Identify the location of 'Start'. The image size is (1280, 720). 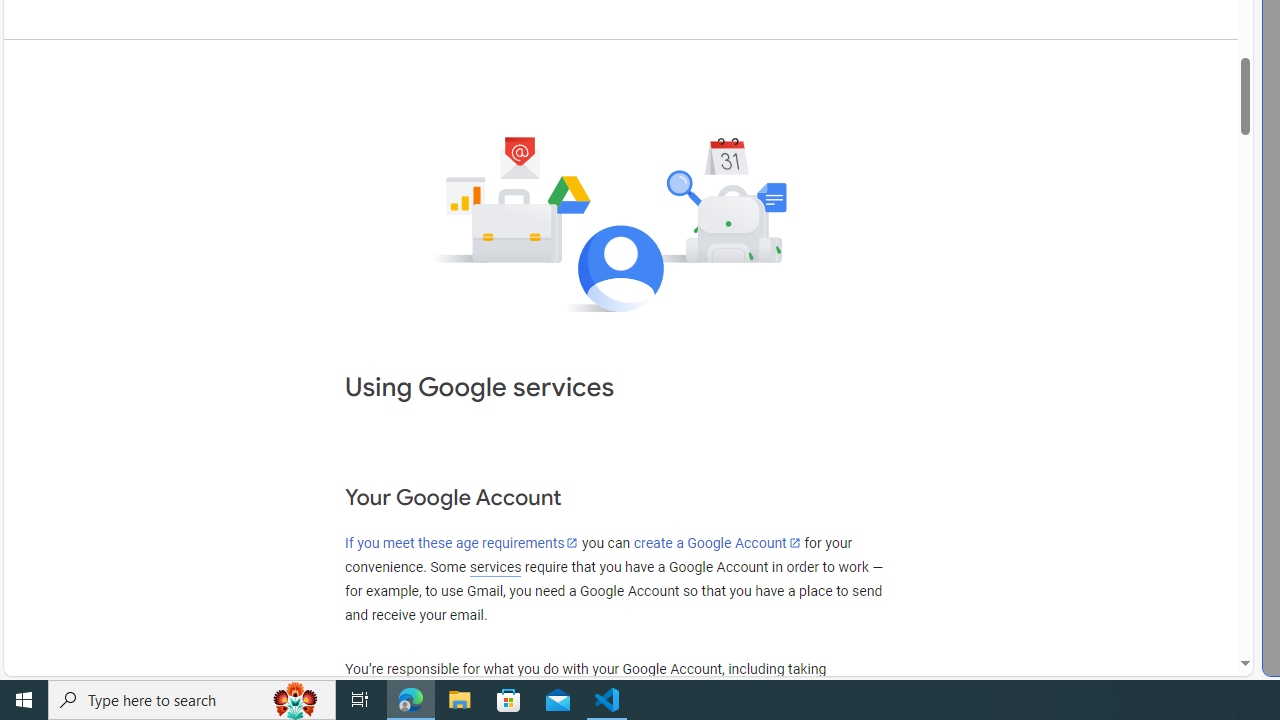
(24, 698).